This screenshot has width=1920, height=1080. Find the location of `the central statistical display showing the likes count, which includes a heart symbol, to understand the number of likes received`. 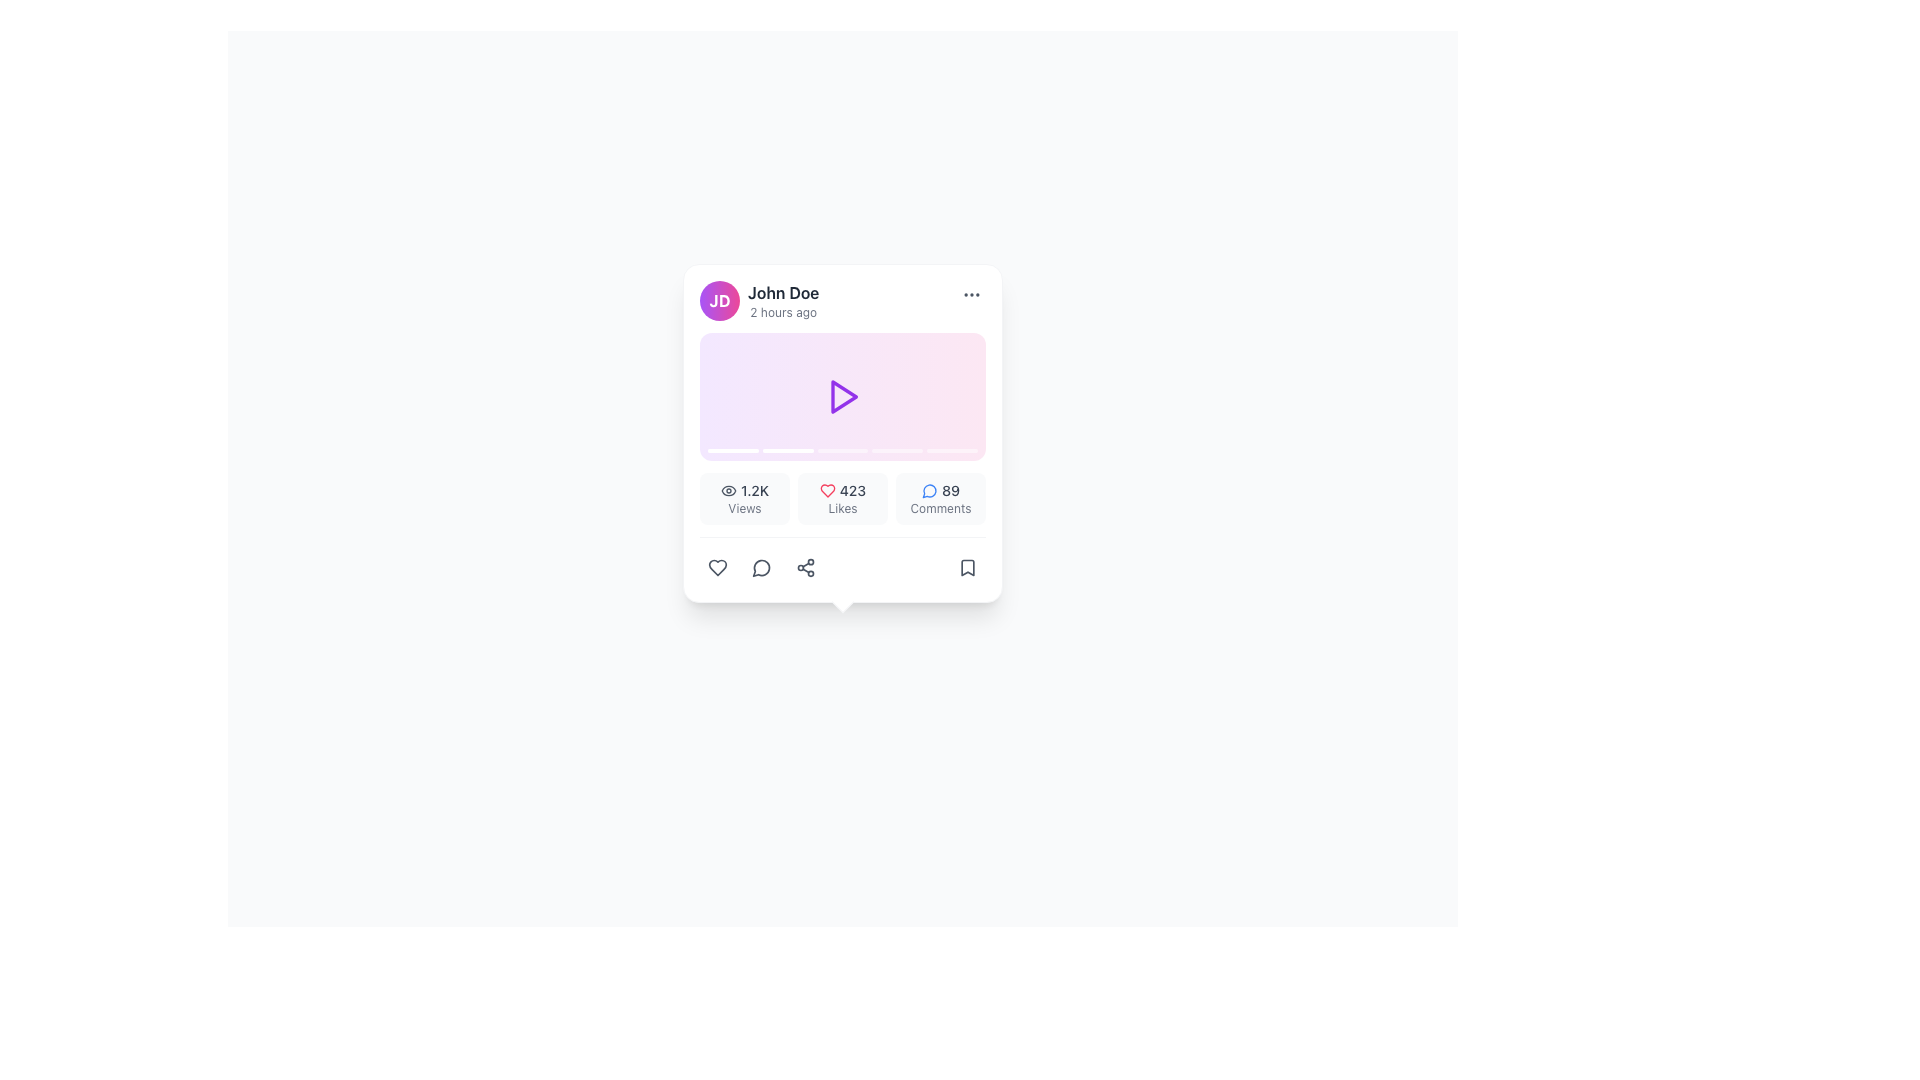

the central statistical display showing the likes count, which includes a heart symbol, to understand the number of likes received is located at coordinates (843, 490).